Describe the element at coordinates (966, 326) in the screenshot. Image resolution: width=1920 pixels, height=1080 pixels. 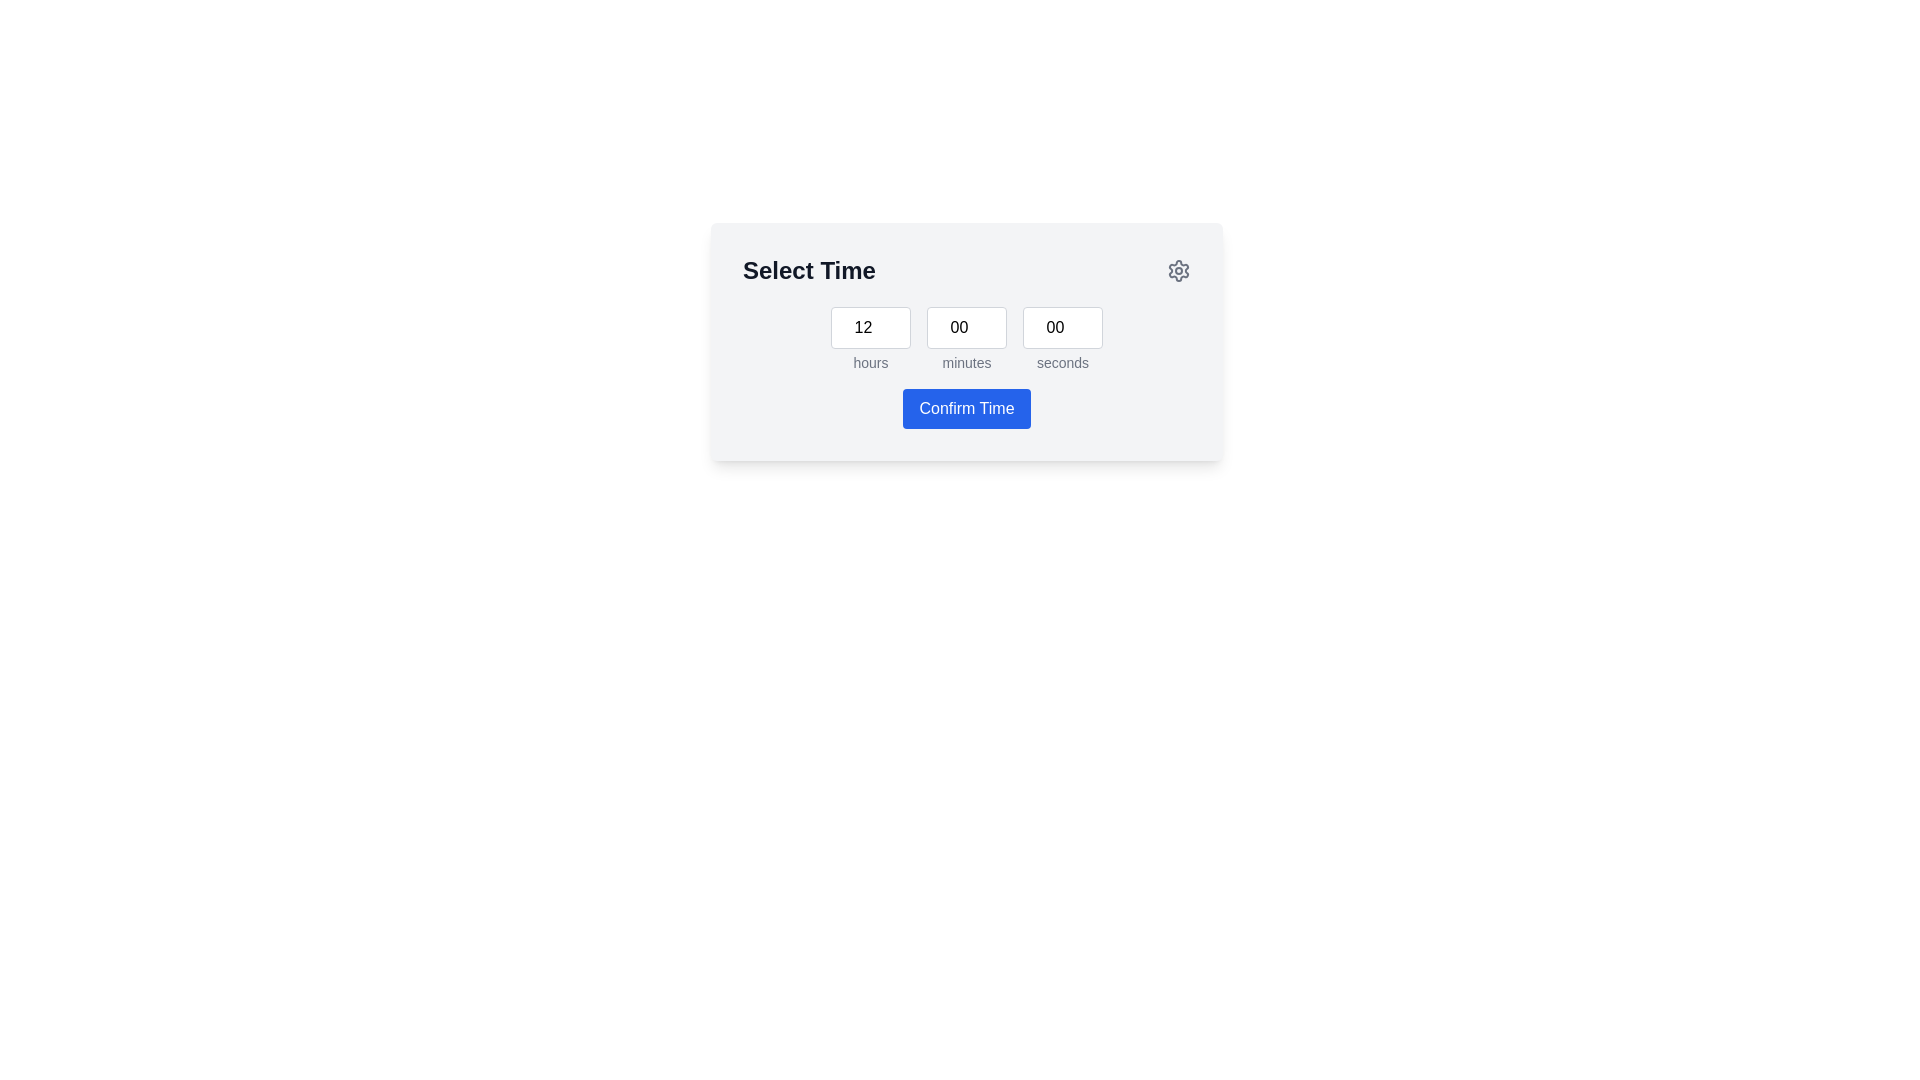
I see `the Number input field for minutes, which is a light gray rounded rectangular input box containing '00'` at that location.